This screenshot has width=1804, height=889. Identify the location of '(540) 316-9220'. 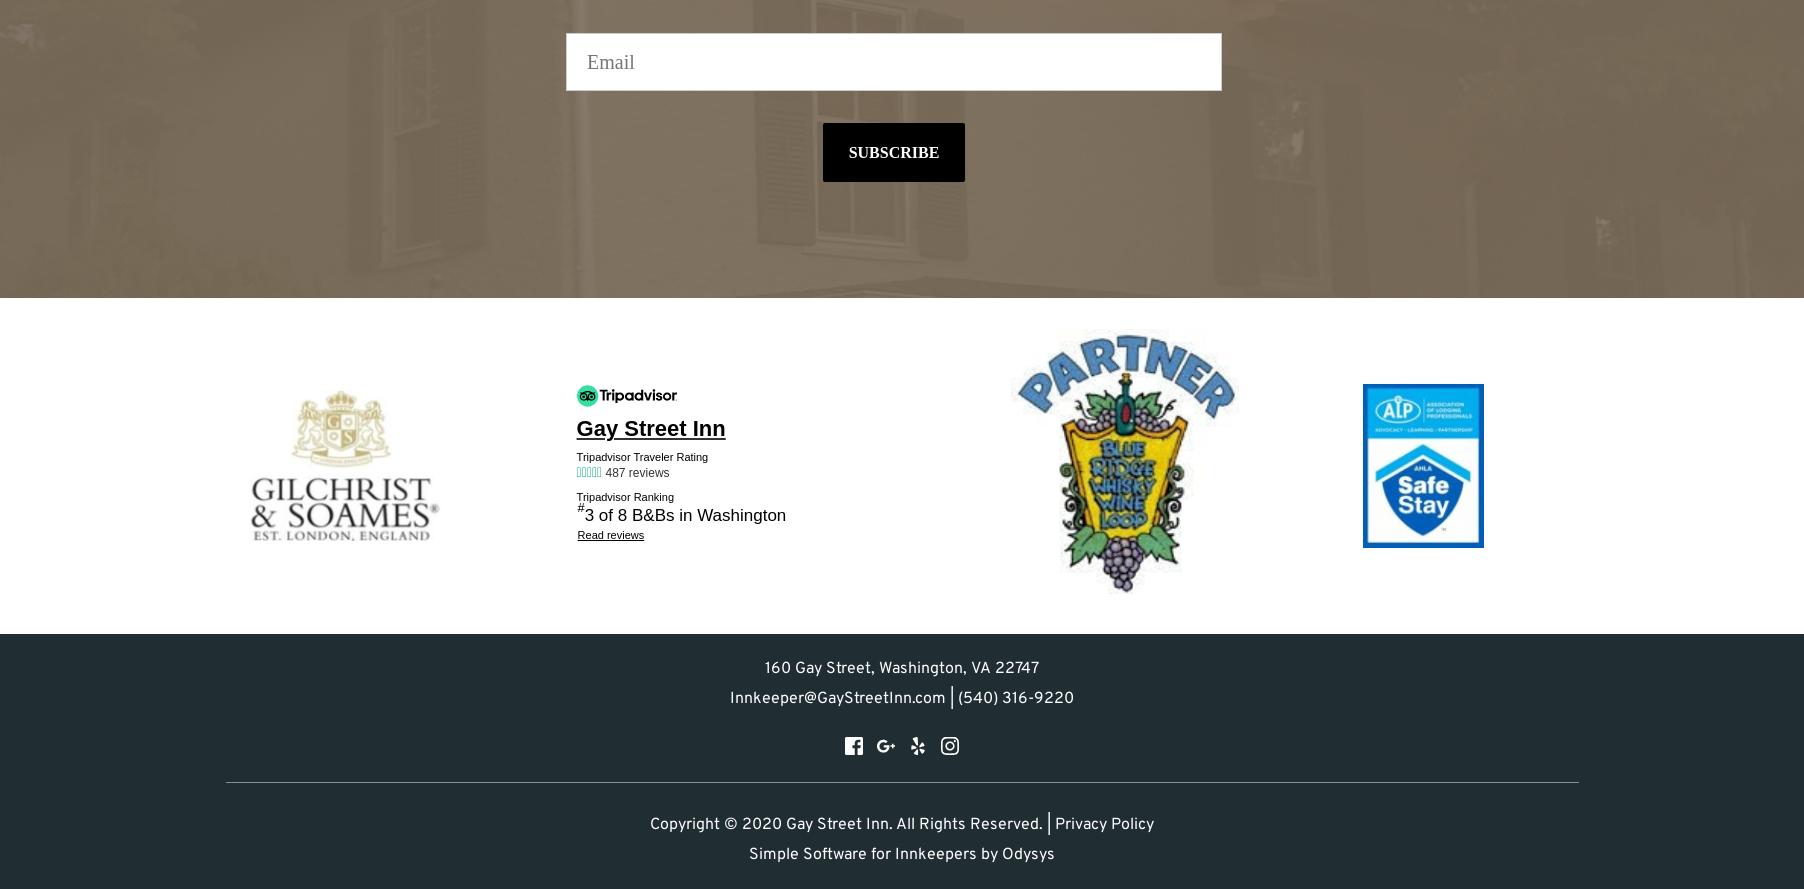
(956, 698).